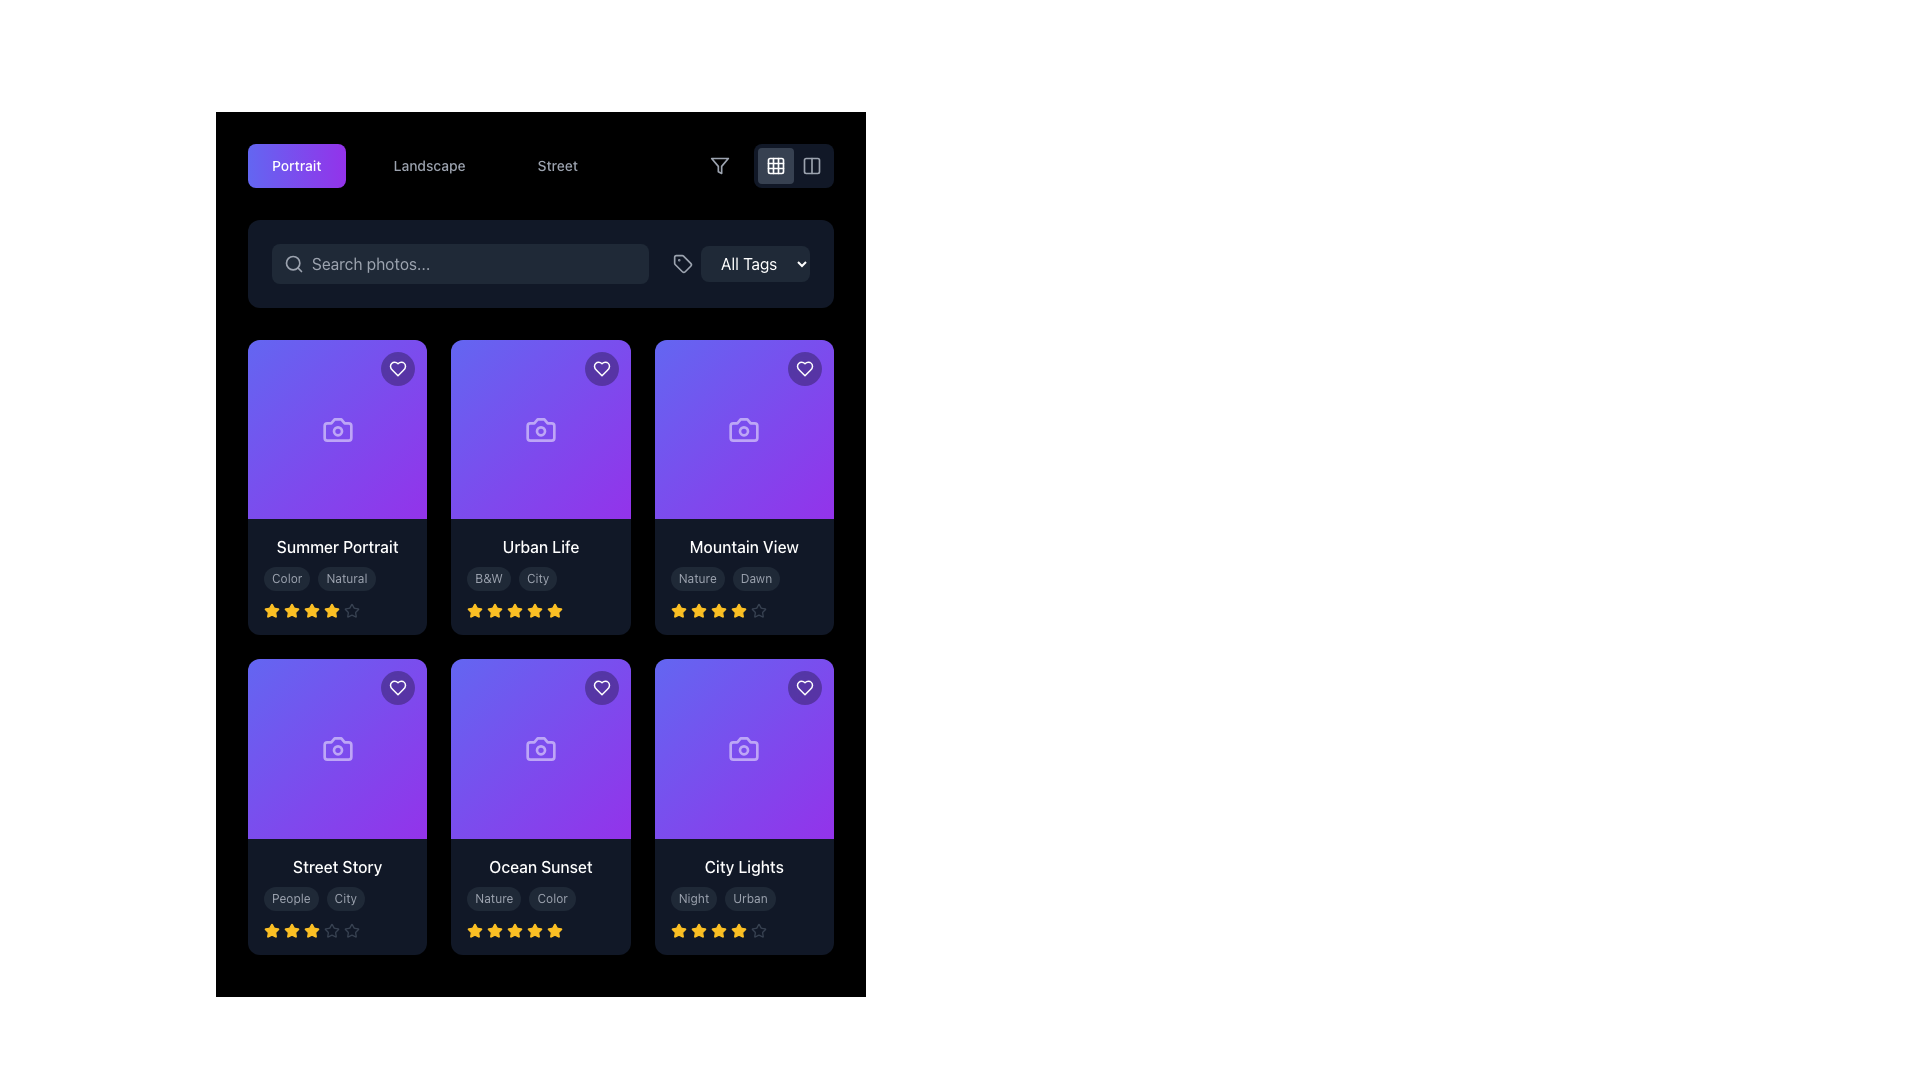  Describe the element at coordinates (678, 930) in the screenshot. I see `the first filled star icon representing the rating under the text 'City Lights' in the last card of the bottom row to modify the rating` at that location.